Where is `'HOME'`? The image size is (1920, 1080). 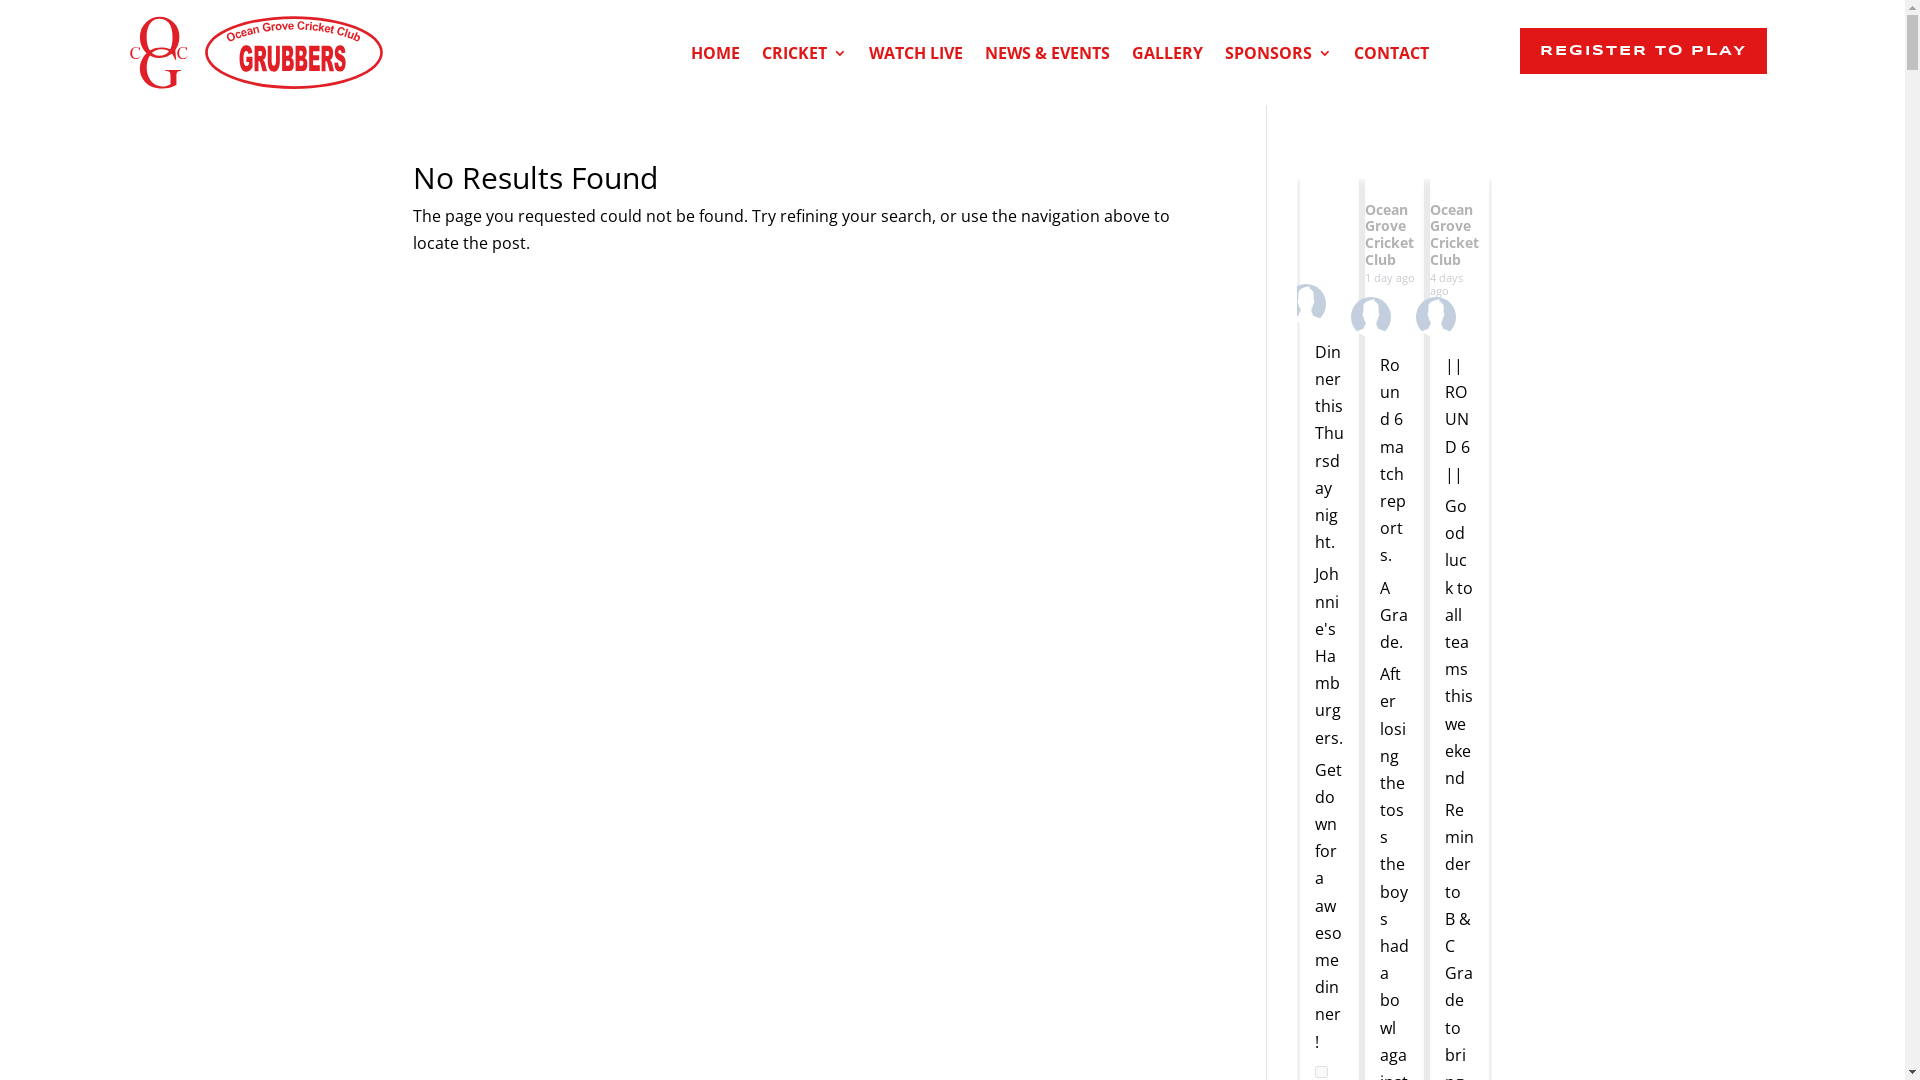
'HOME' is located at coordinates (715, 56).